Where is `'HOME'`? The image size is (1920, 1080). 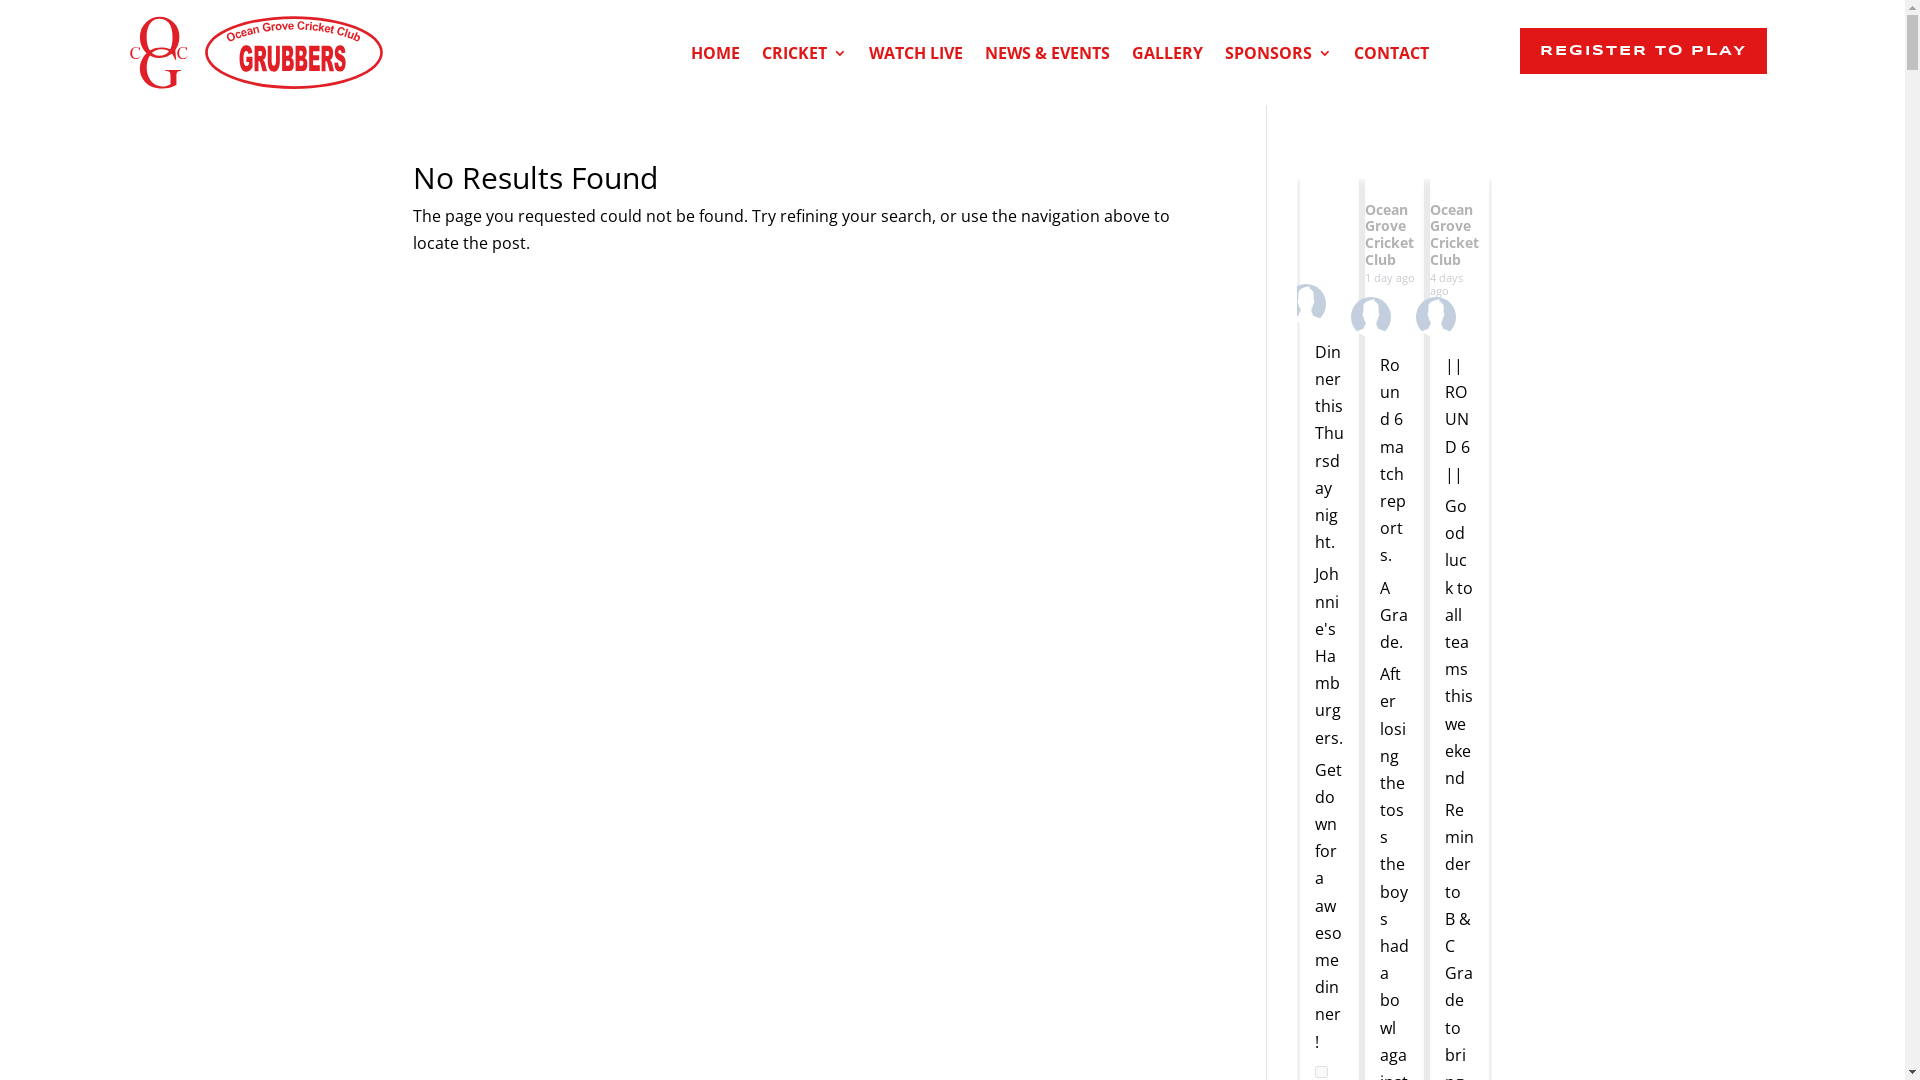
'HOME' is located at coordinates (715, 56).